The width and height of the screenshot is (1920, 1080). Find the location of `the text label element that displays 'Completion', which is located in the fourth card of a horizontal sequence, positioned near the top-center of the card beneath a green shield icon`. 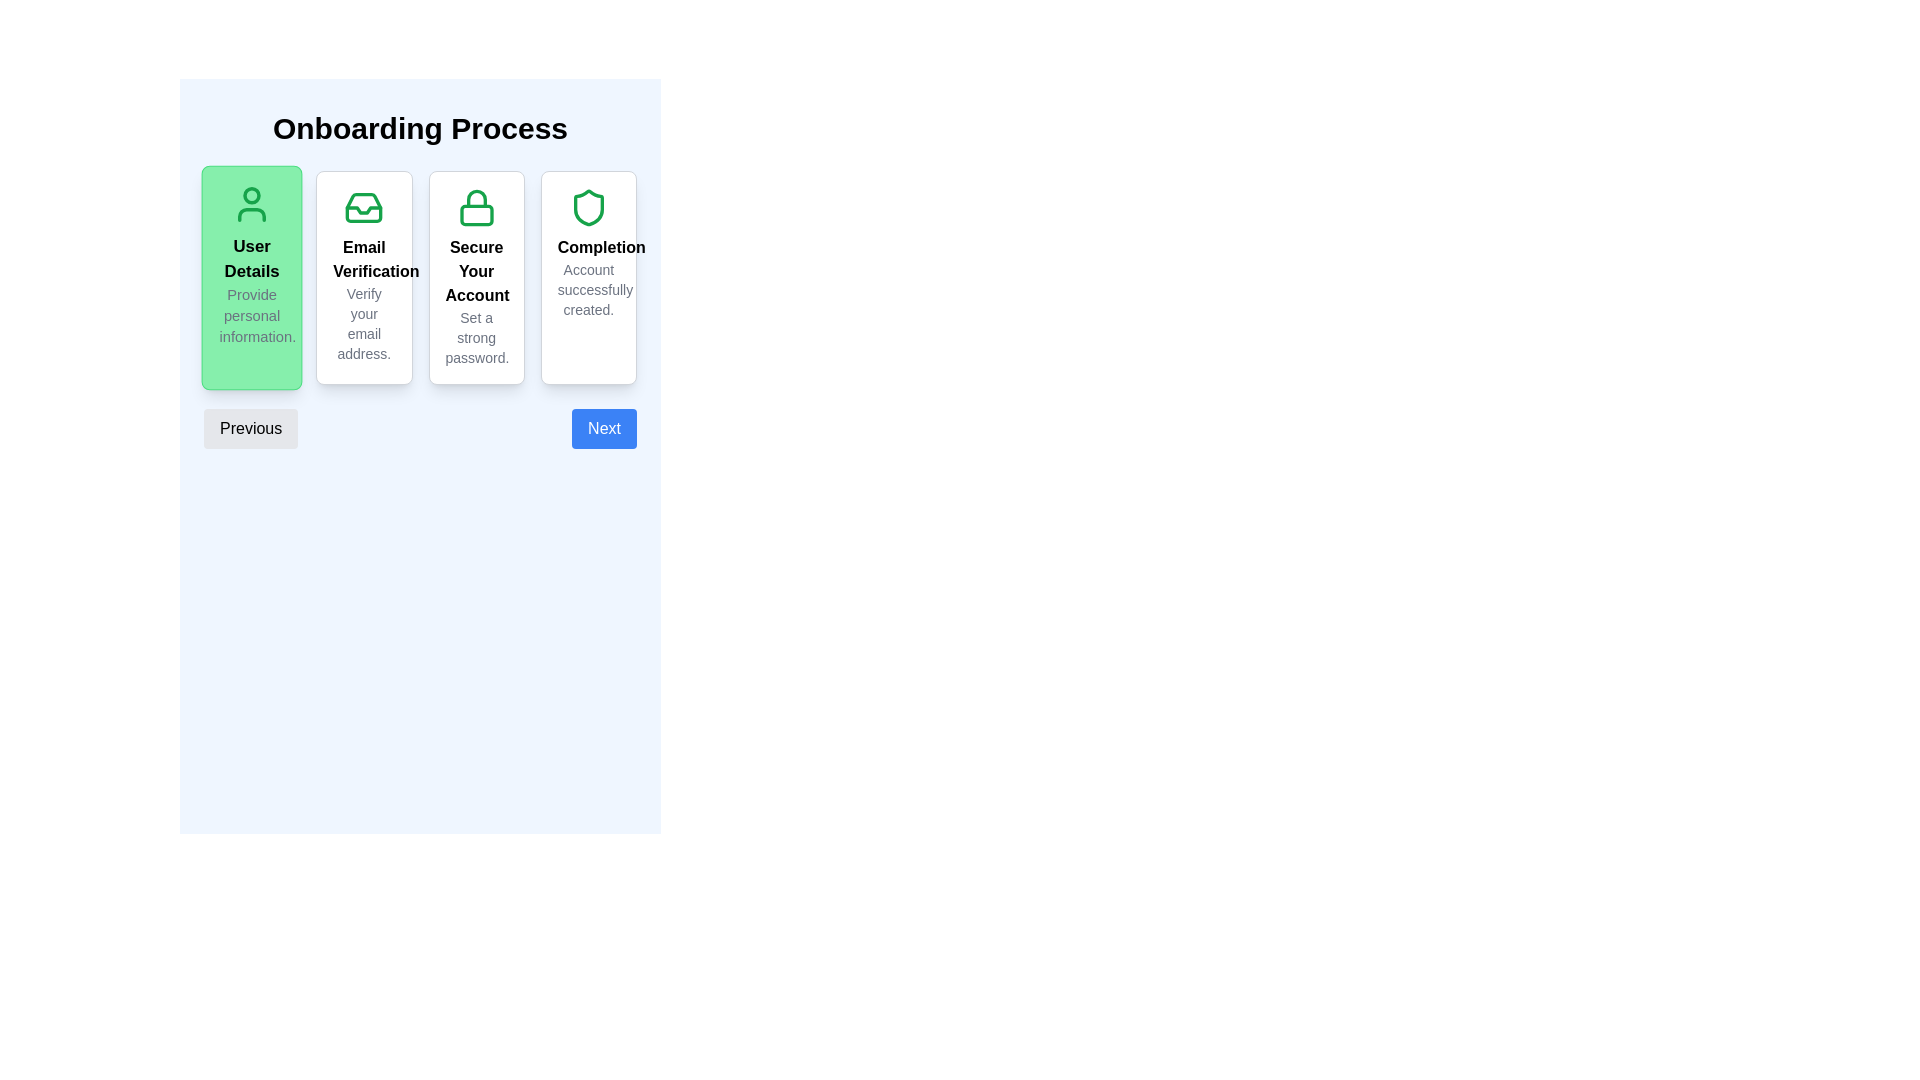

the text label element that displays 'Completion', which is located in the fourth card of a horizontal sequence, positioned near the top-center of the card beneath a green shield icon is located at coordinates (587, 246).